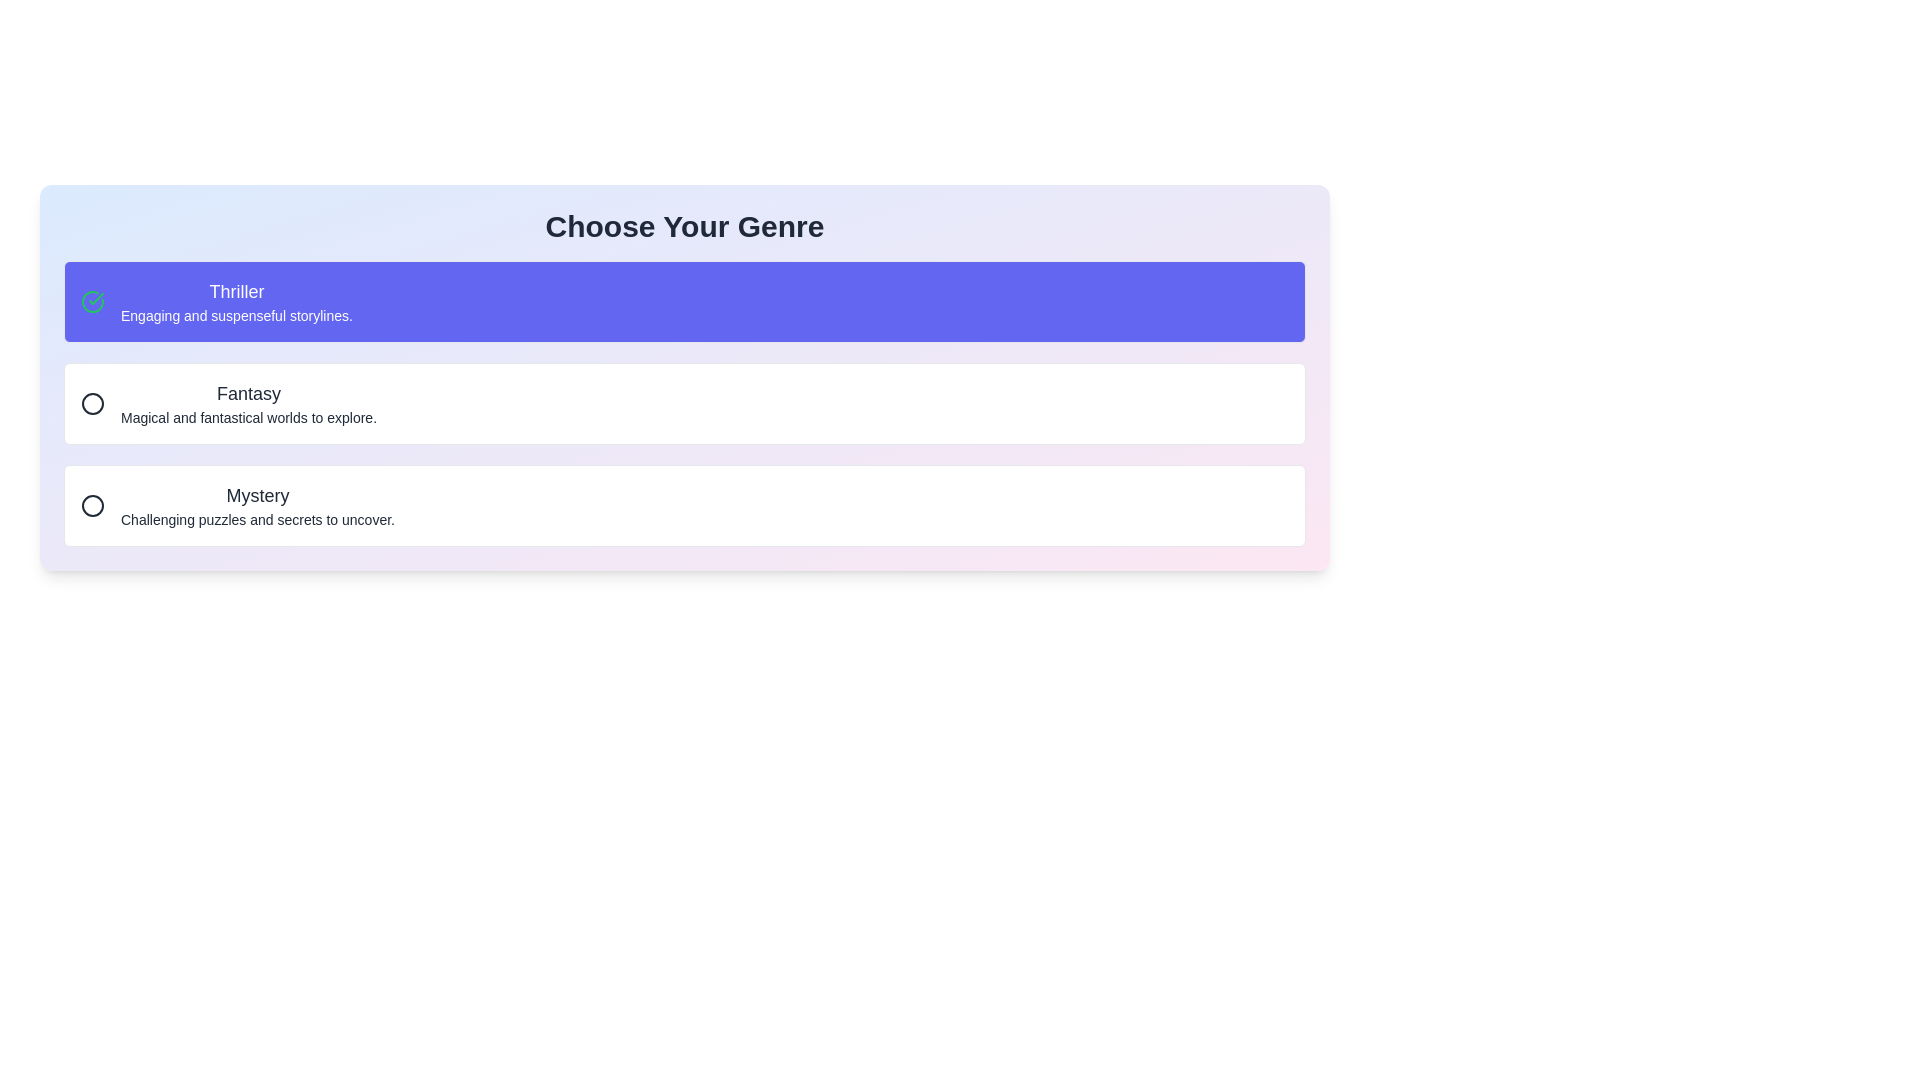 The width and height of the screenshot is (1920, 1080). What do you see at coordinates (91, 504) in the screenshot?
I see `the circular icon located at the right margin of the 'Mystery' option` at bounding box center [91, 504].